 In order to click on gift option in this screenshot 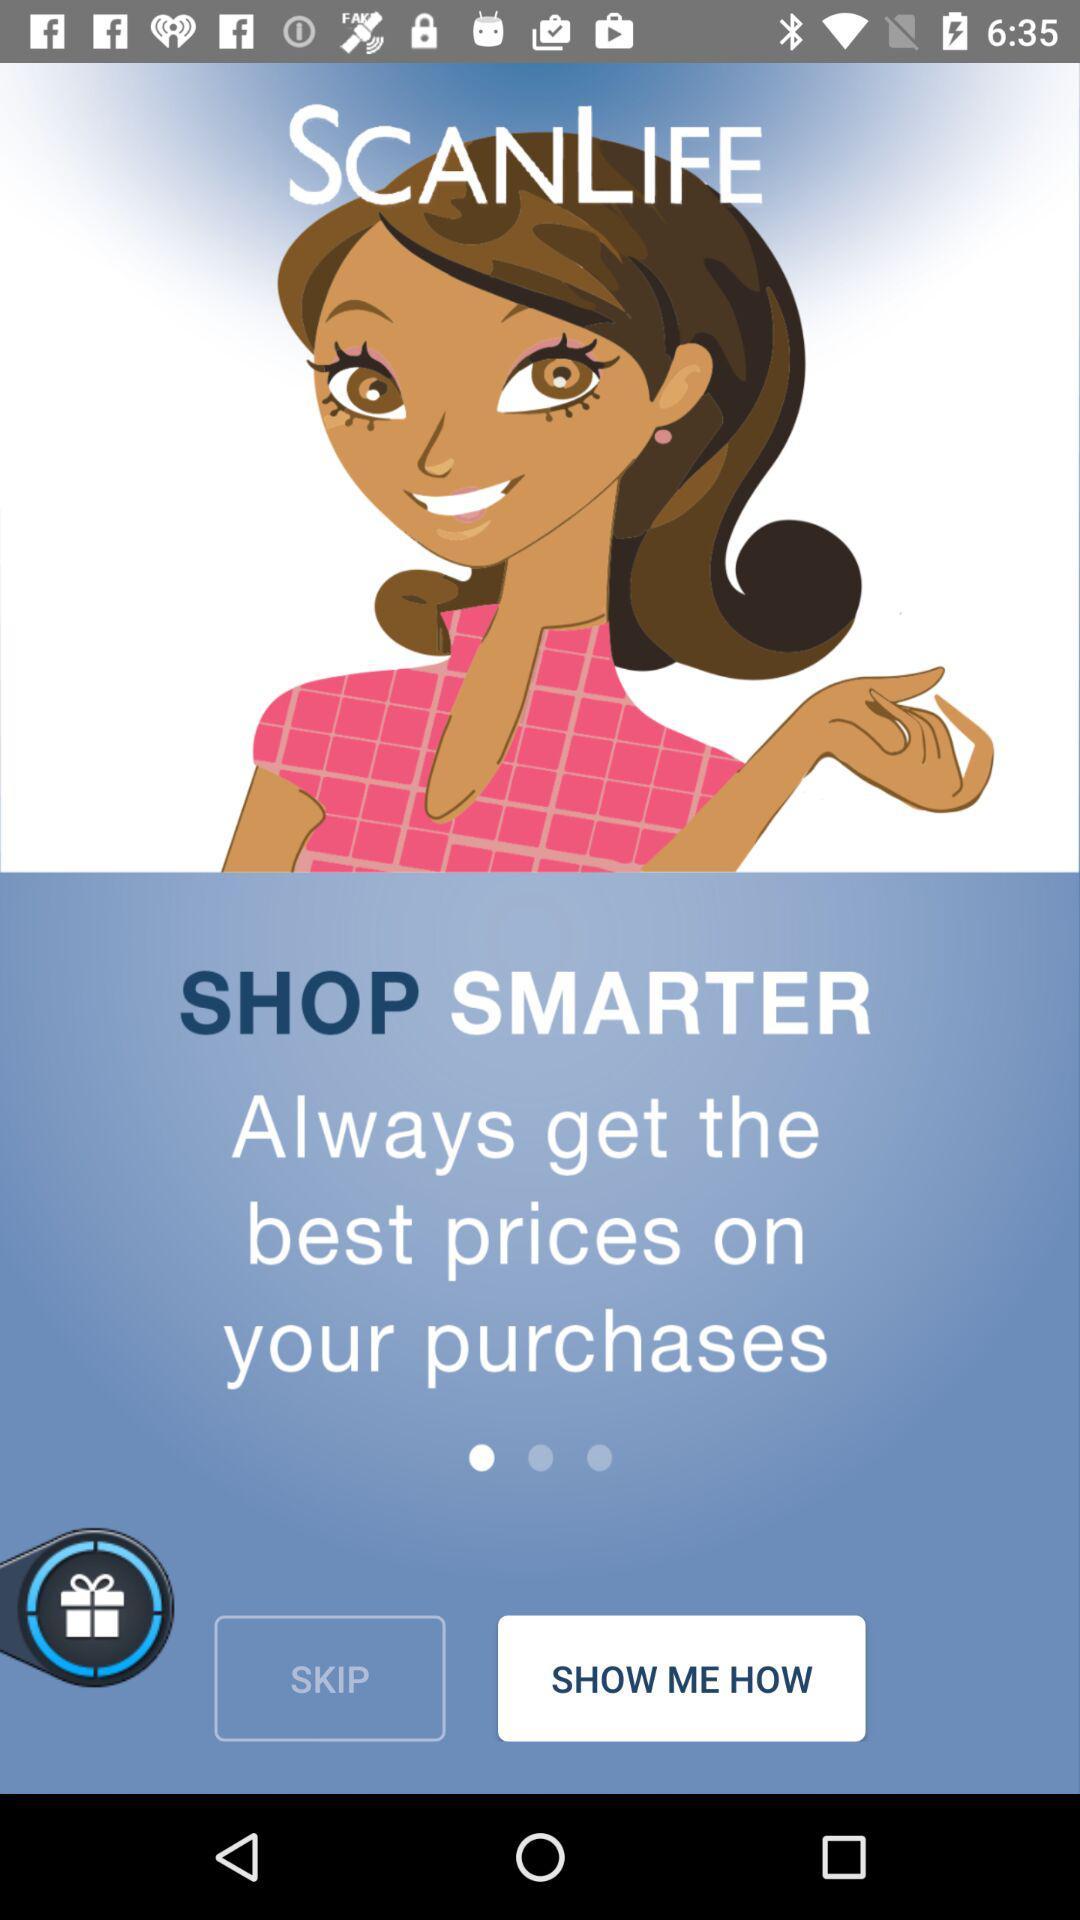, I will do `click(156, 1631)`.